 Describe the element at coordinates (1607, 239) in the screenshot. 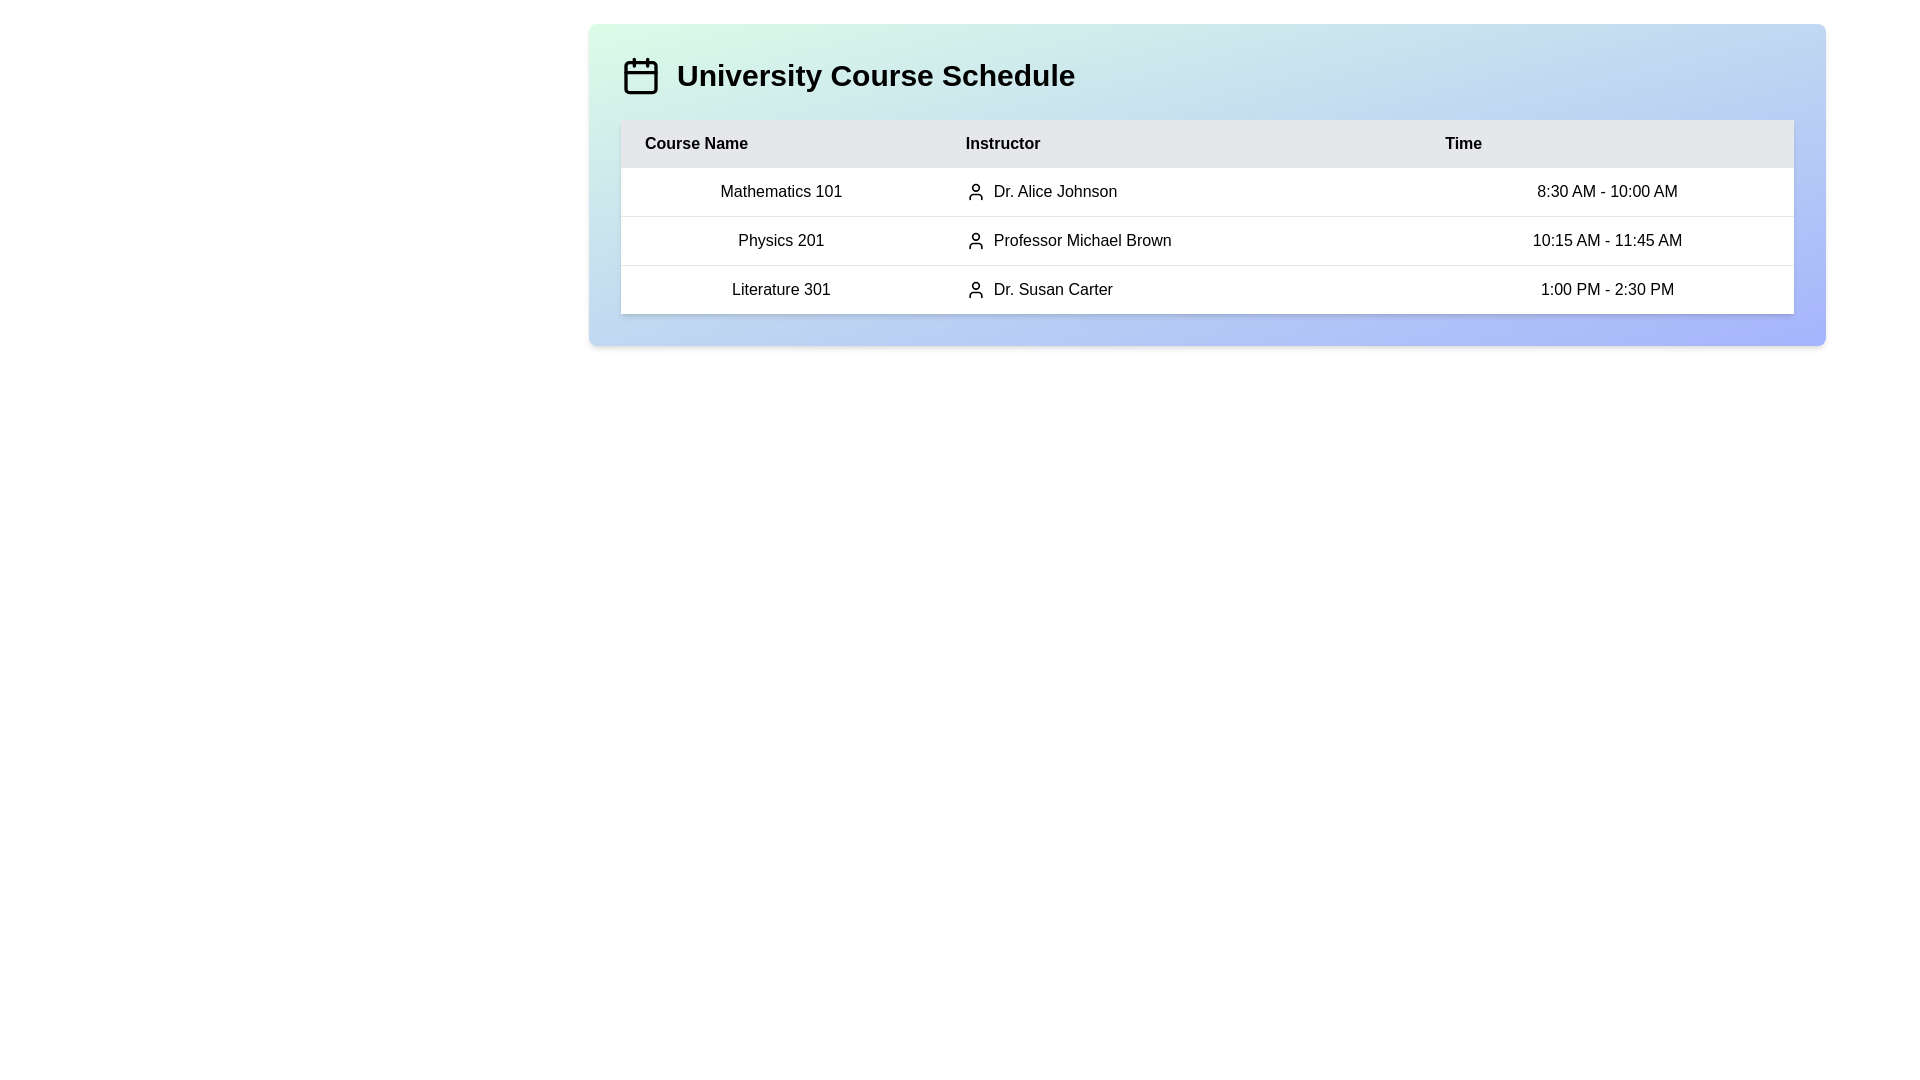

I see `the text display showing '10:15 AM - 11:45 AM' in the 'Time' column of the second row in the 'University Course Schedule' table, corresponding to the 'Physics 201' course` at that location.